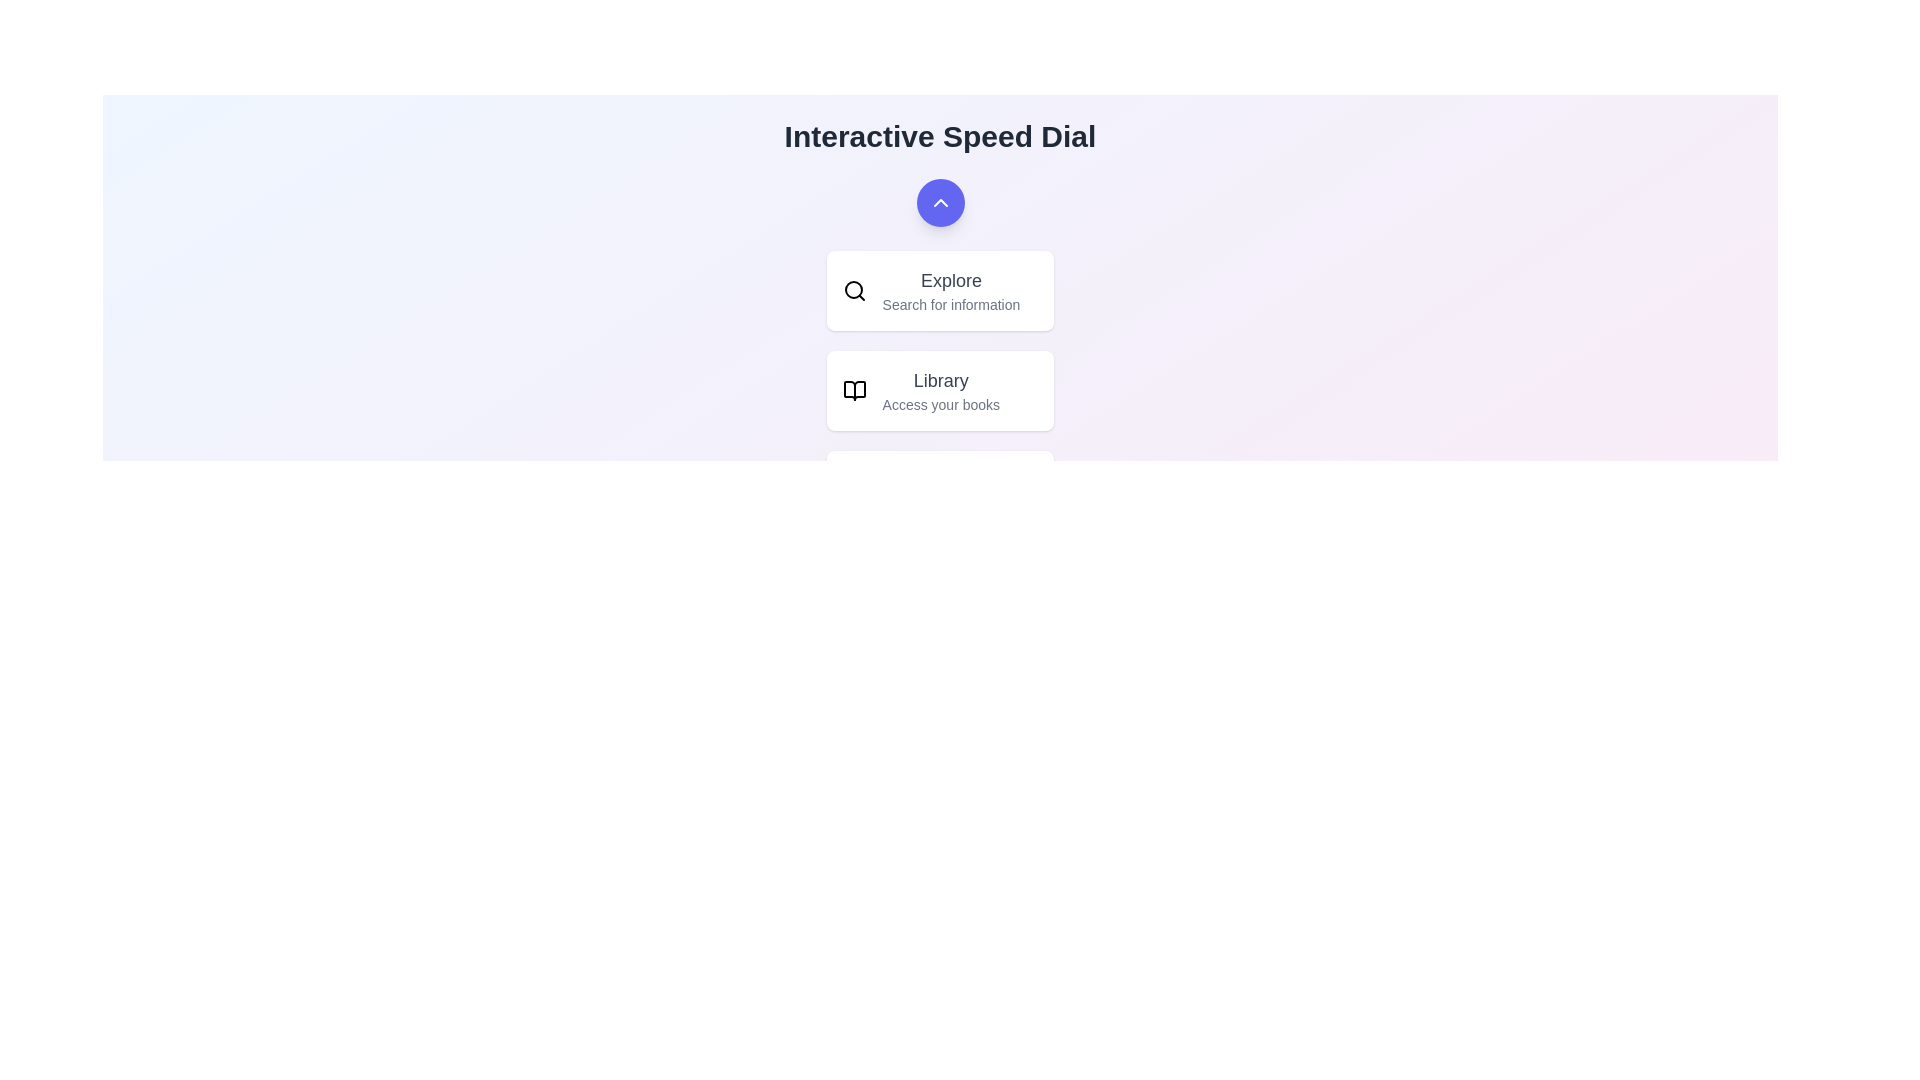 The width and height of the screenshot is (1920, 1080). Describe the element at coordinates (939, 203) in the screenshot. I see `the toggle button to open or close the speed dial menu` at that location.